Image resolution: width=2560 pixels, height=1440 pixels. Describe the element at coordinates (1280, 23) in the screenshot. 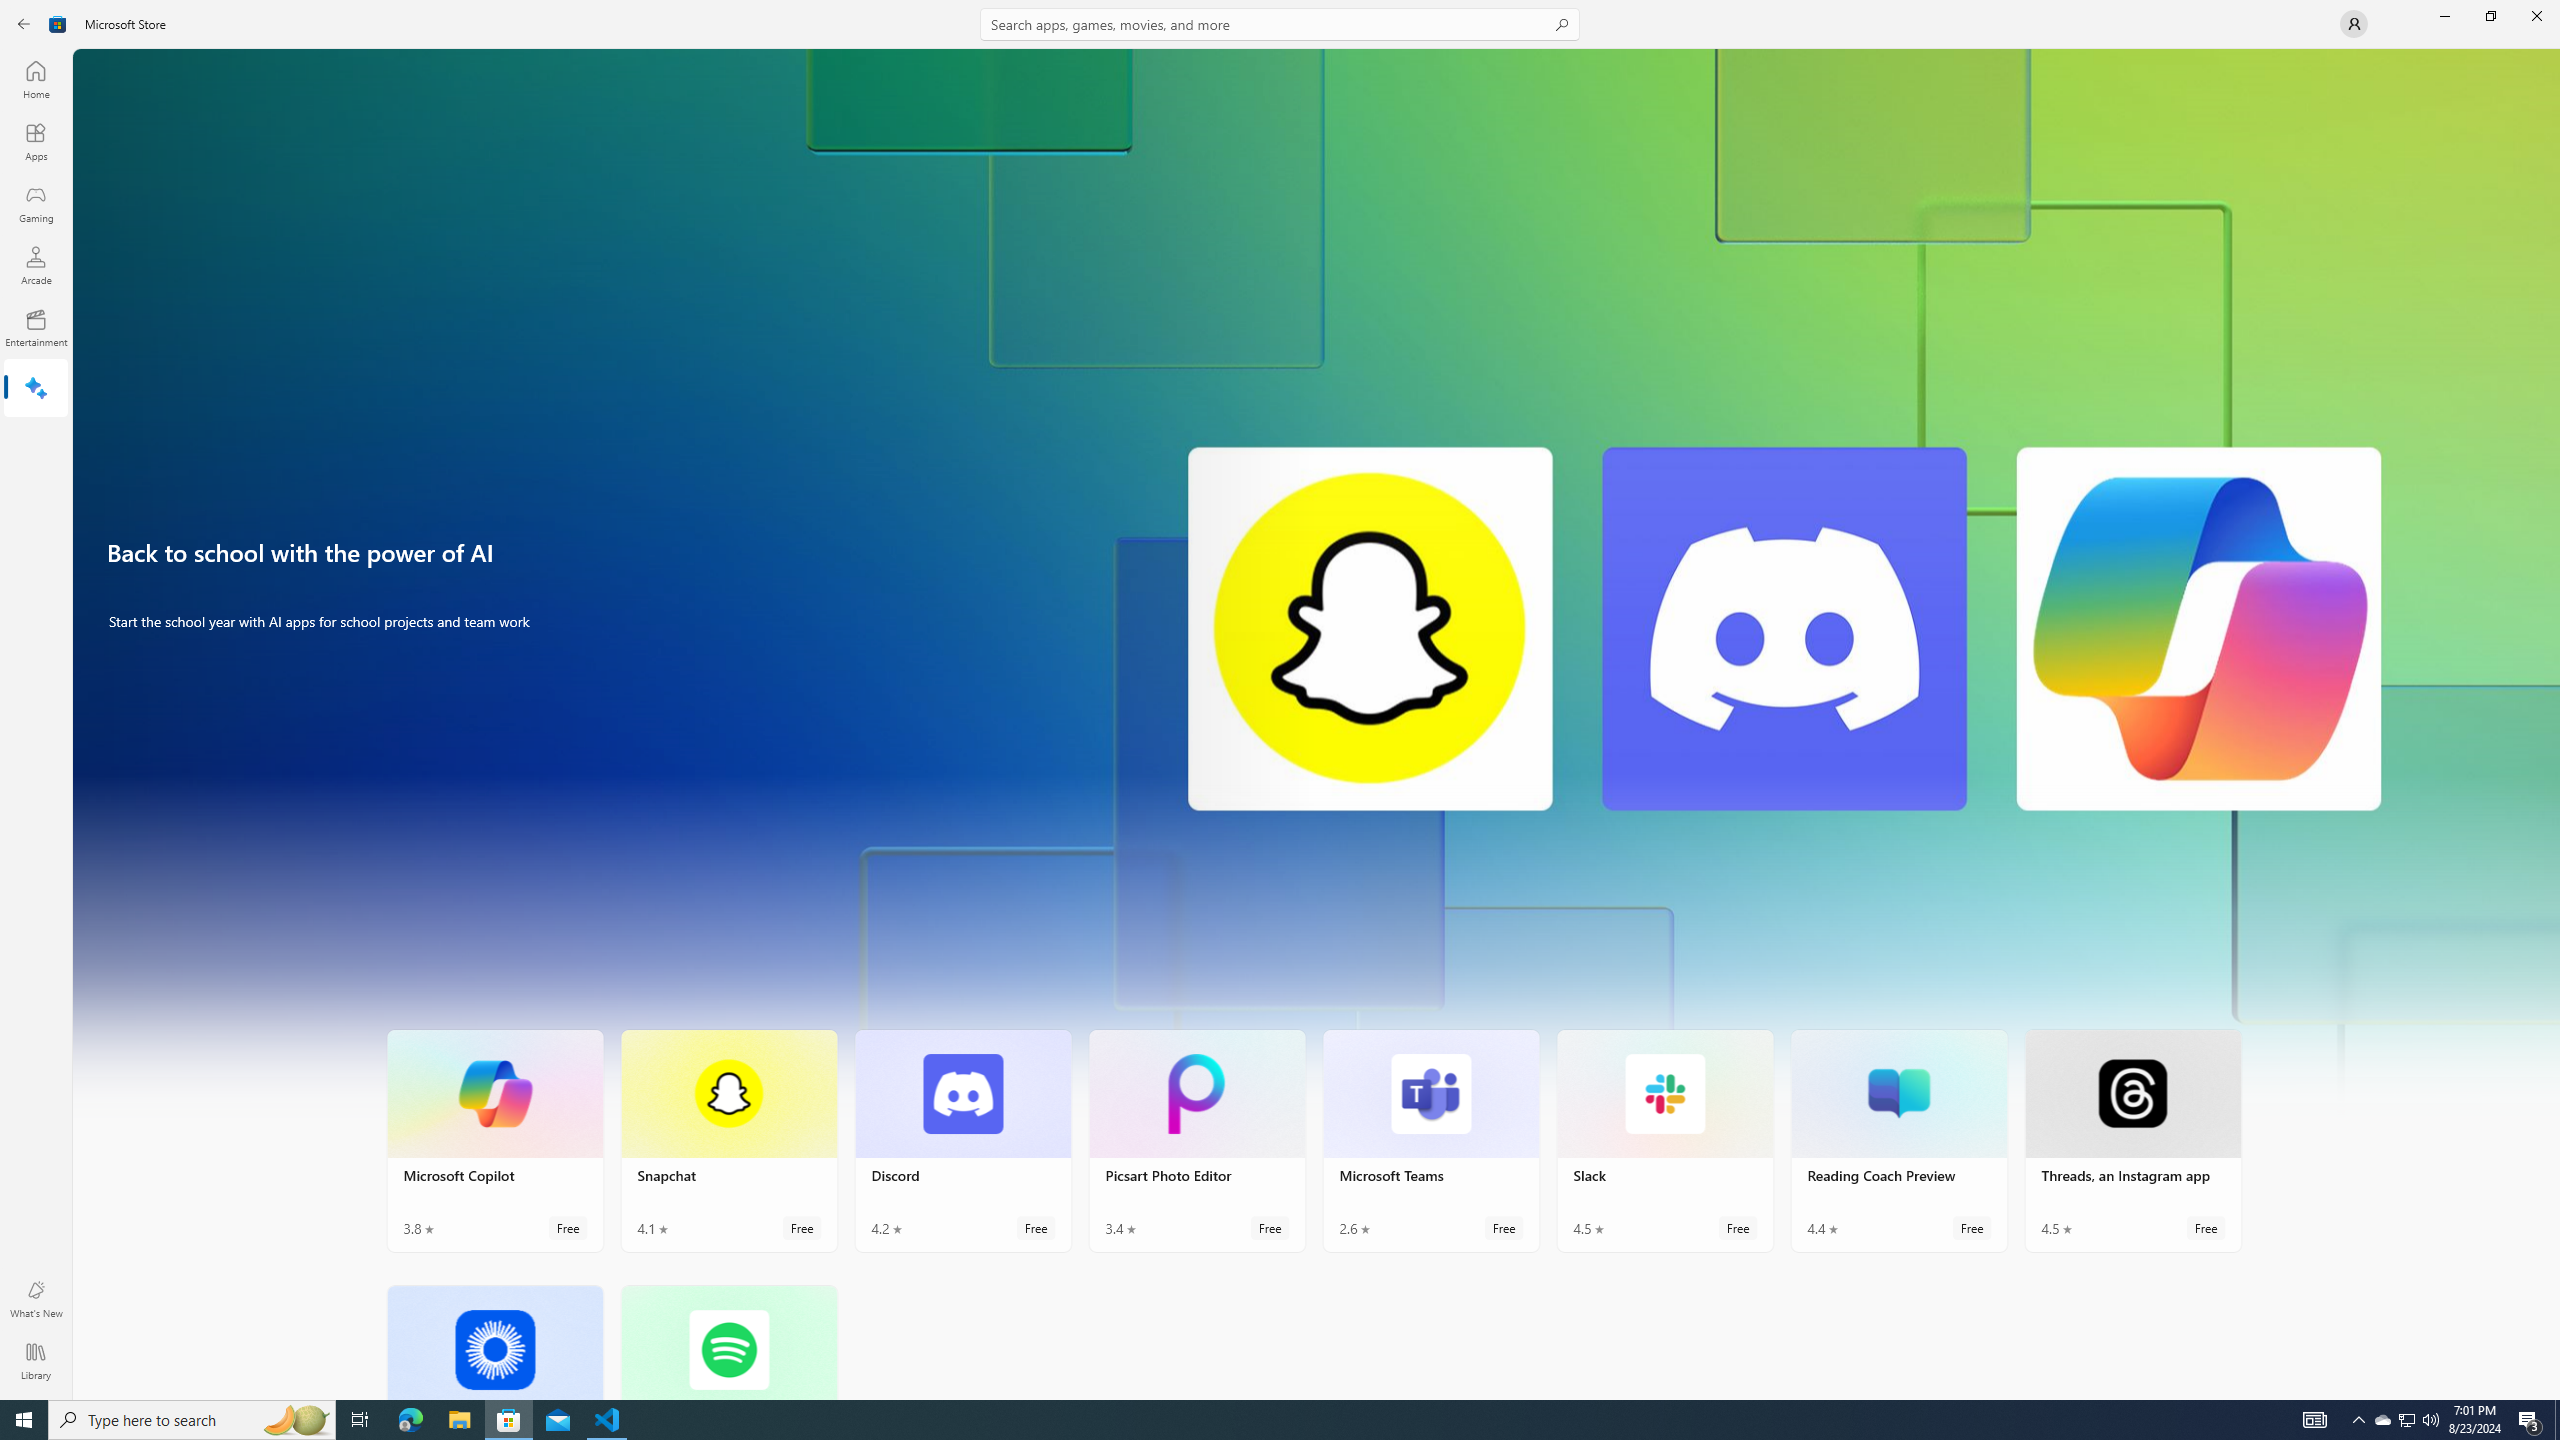

I see `'Search'` at that location.